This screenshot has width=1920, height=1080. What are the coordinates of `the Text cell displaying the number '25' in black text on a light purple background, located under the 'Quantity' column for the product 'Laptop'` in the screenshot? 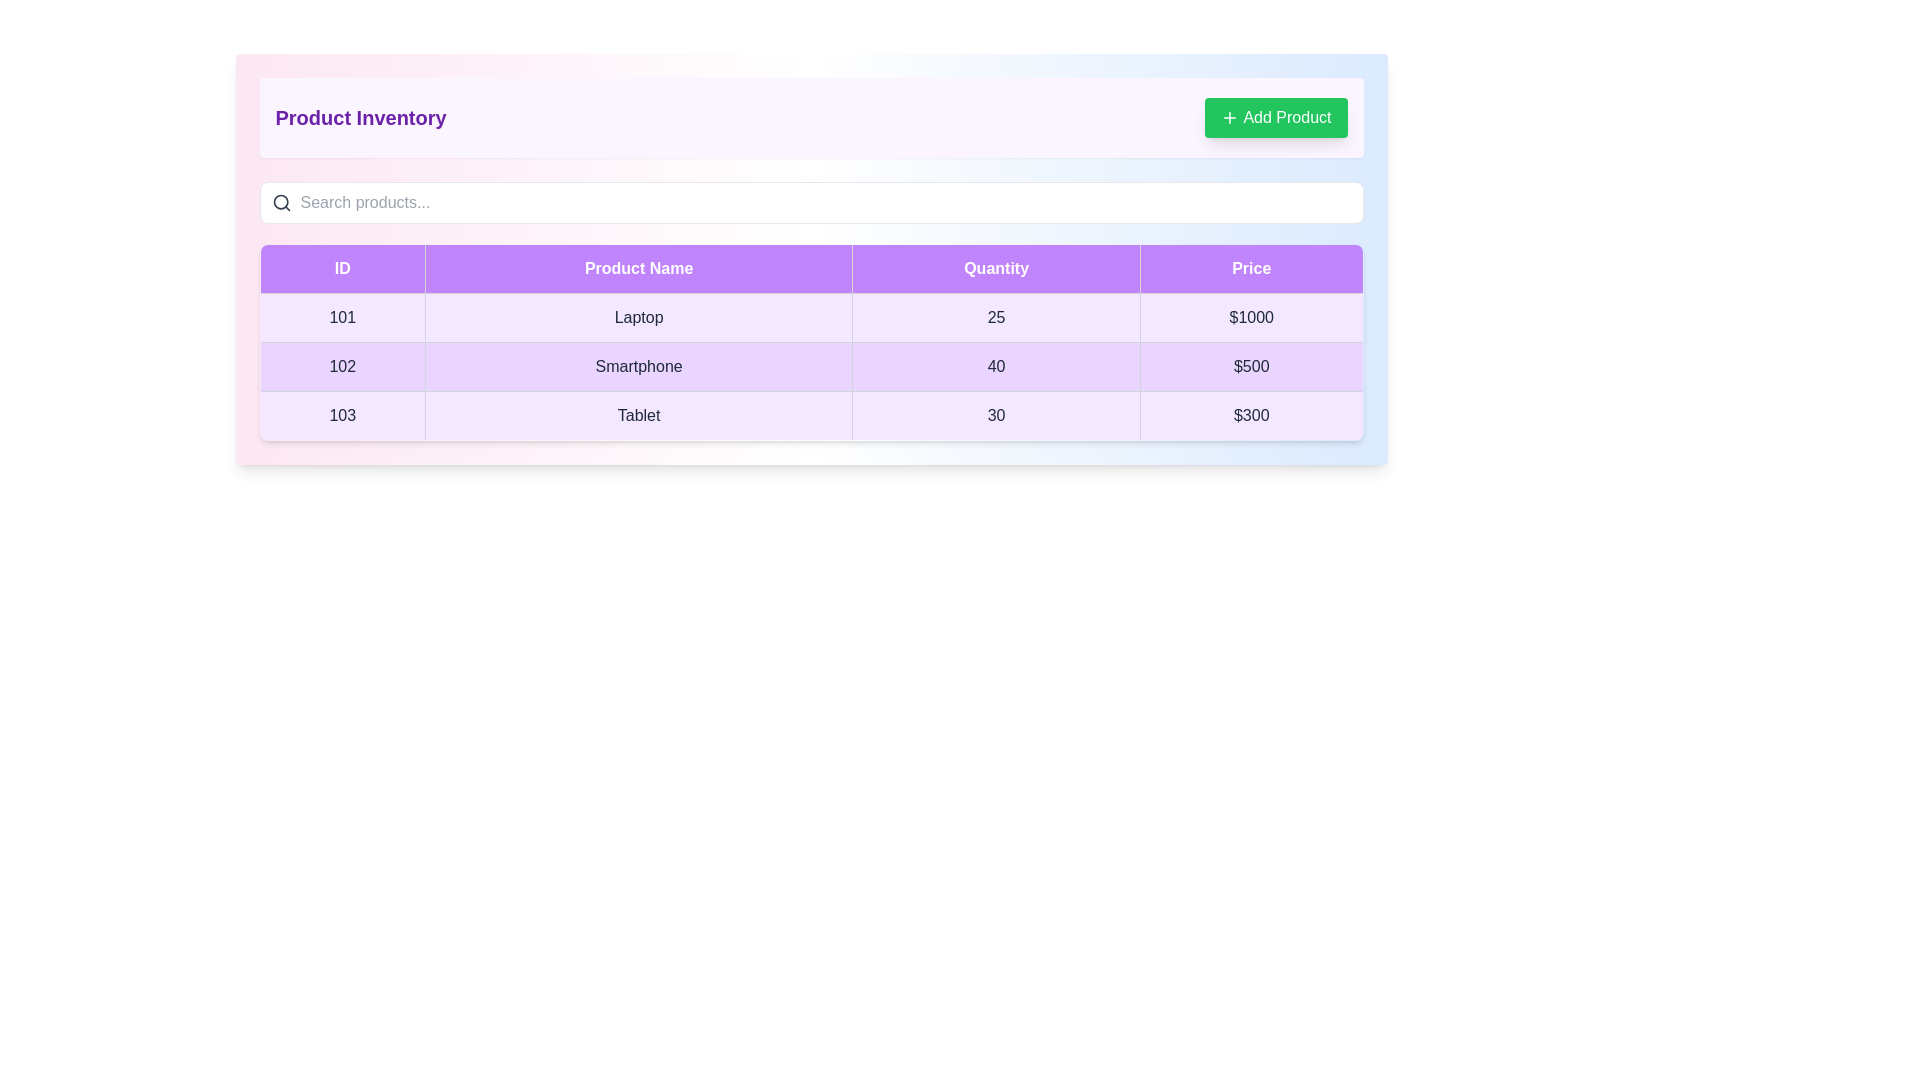 It's located at (996, 316).